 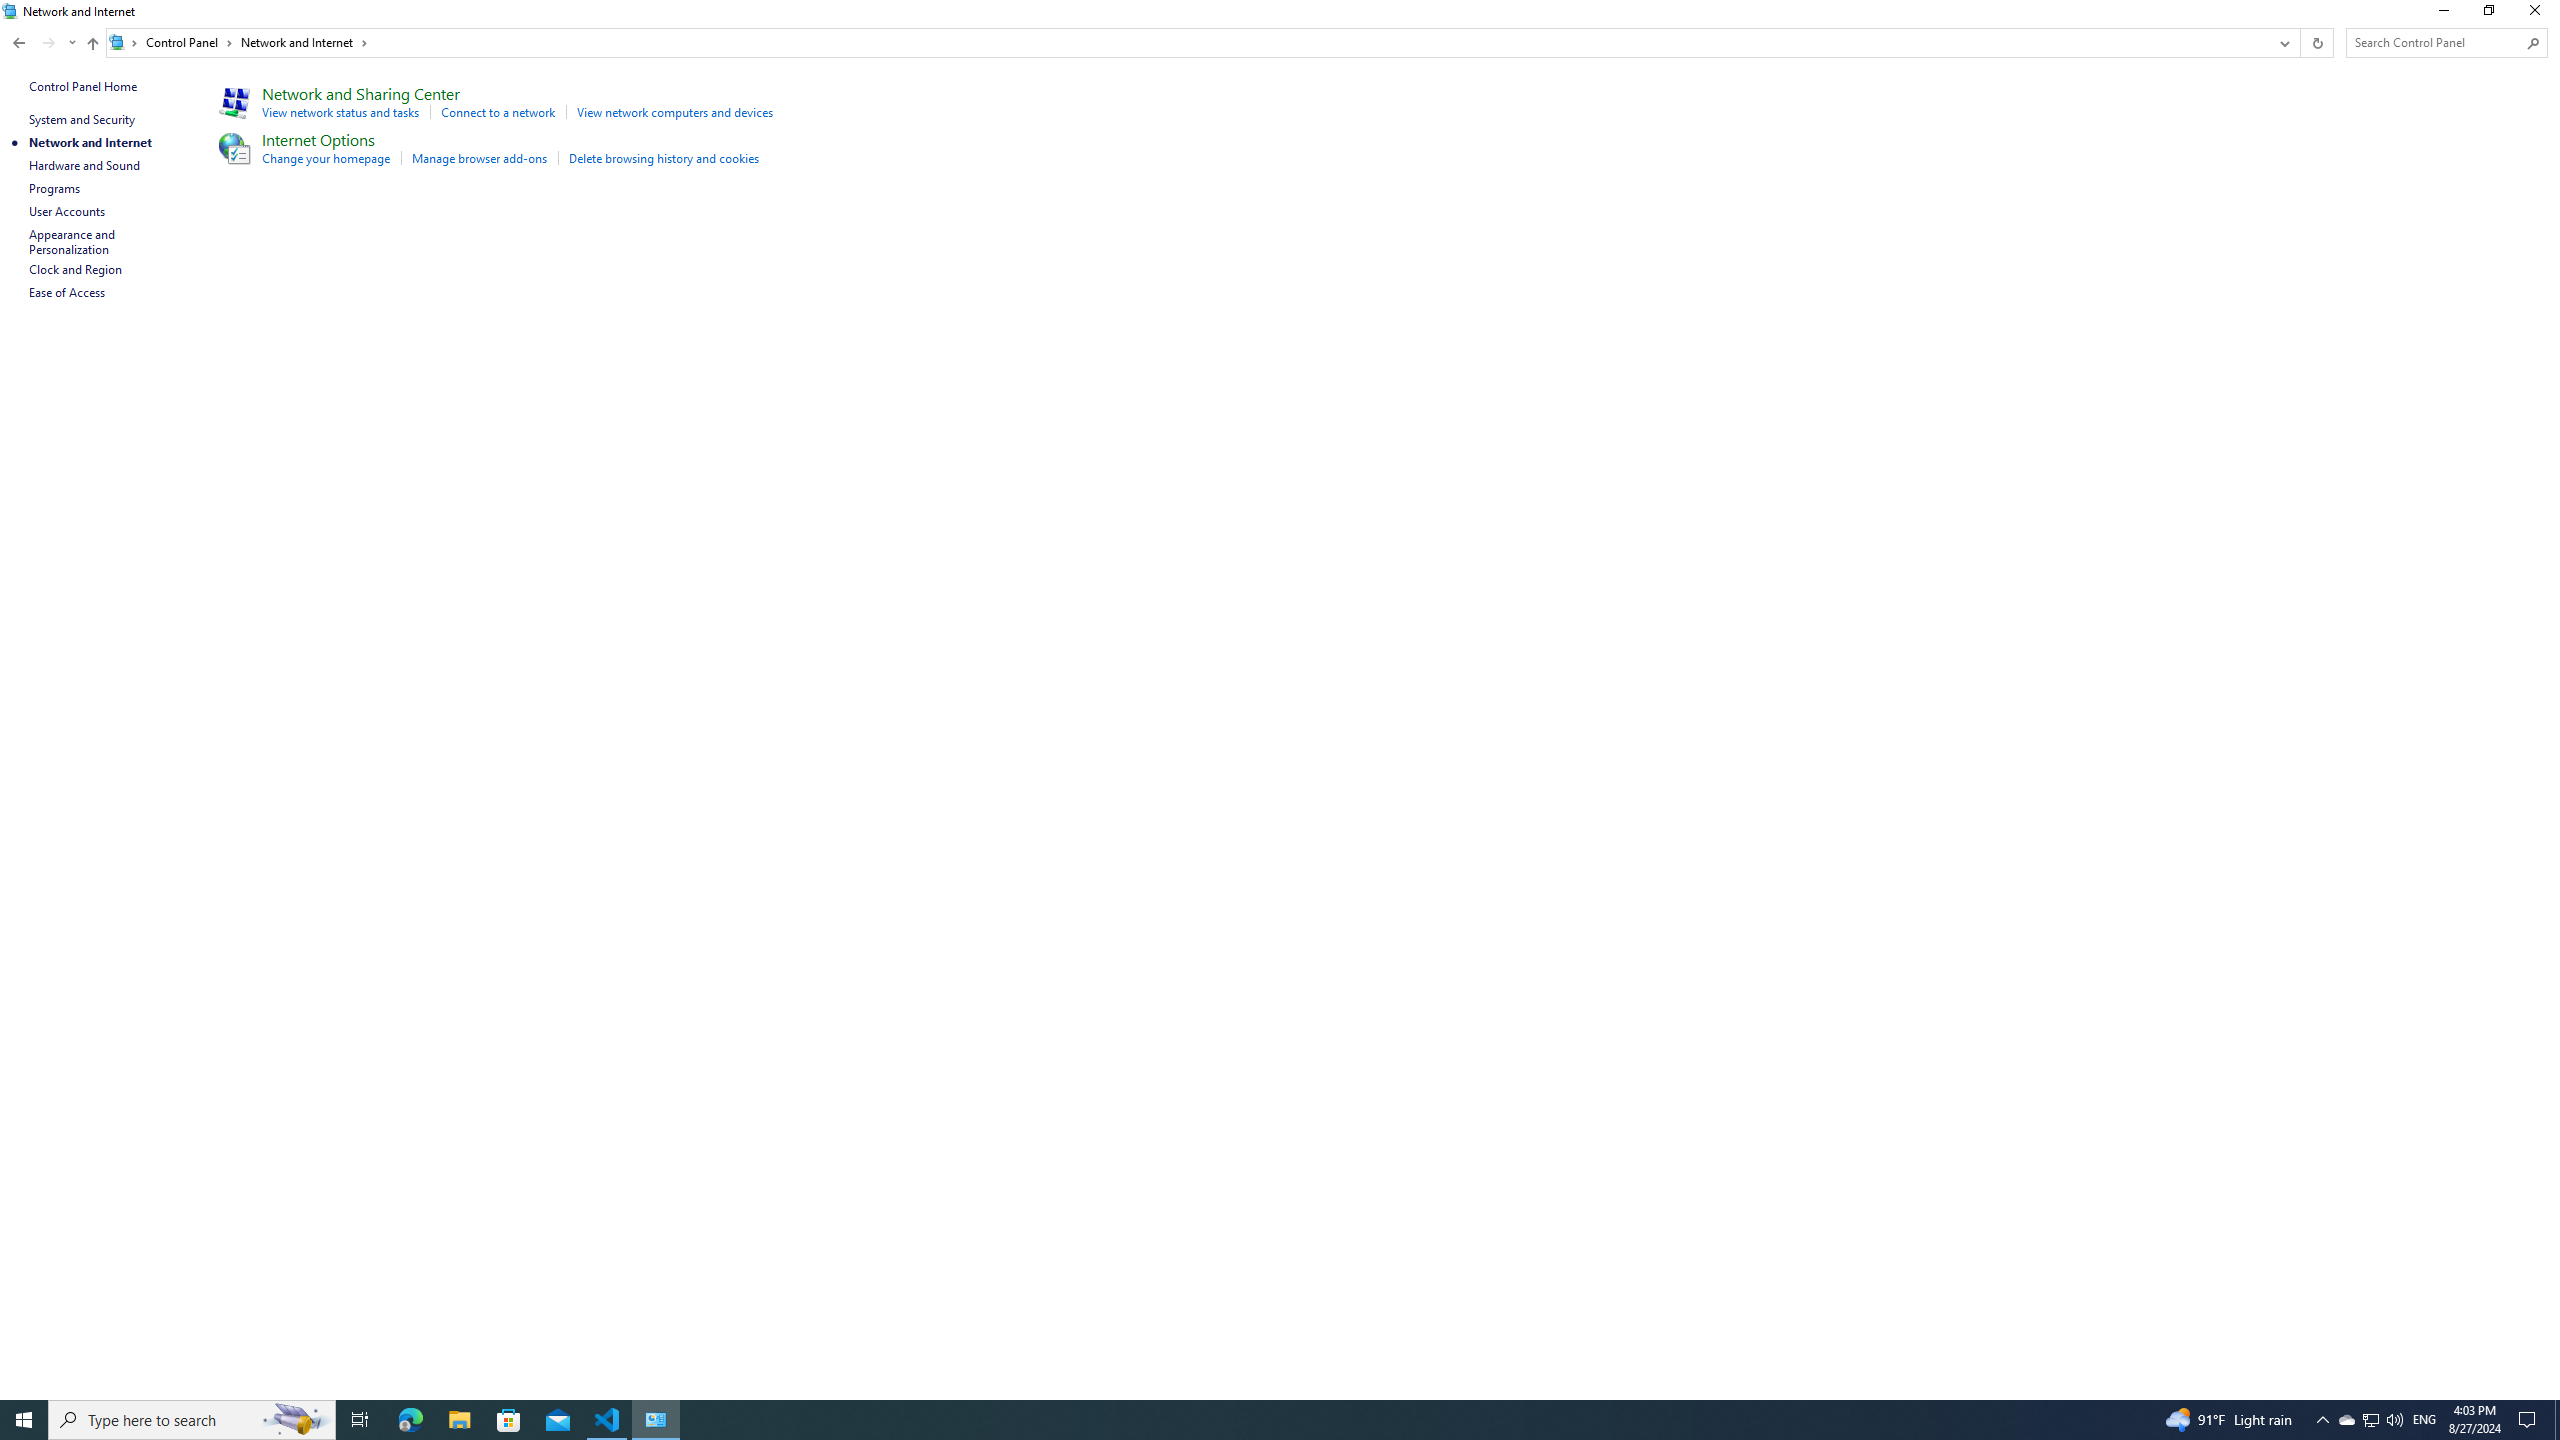 I want to click on 'Control Panel Home', so click(x=82, y=85).